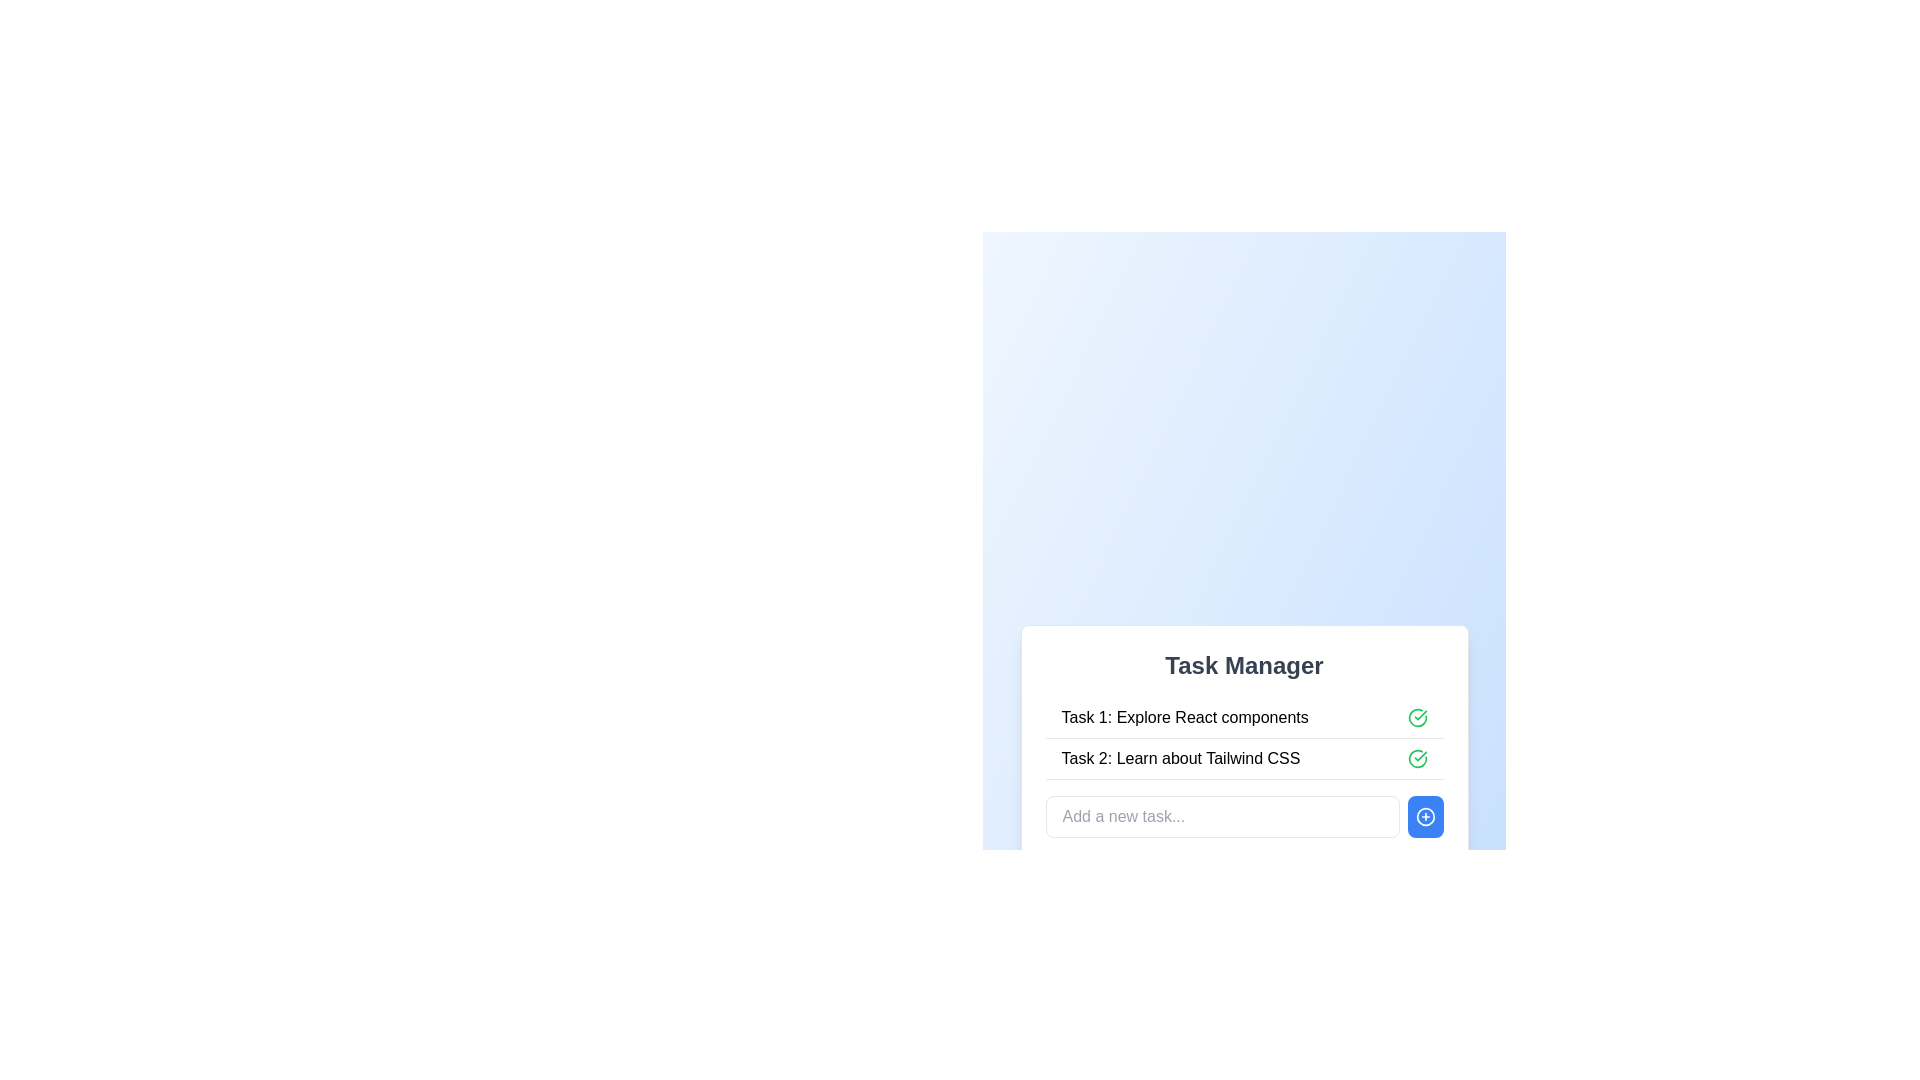 The height and width of the screenshot is (1080, 1920). Describe the element at coordinates (1424, 817) in the screenshot. I see `the small, rounded rectangular button with a blue background and white circular plus icon located to the immediate right of the text input field in the 'Task Manager' card interface` at that location.